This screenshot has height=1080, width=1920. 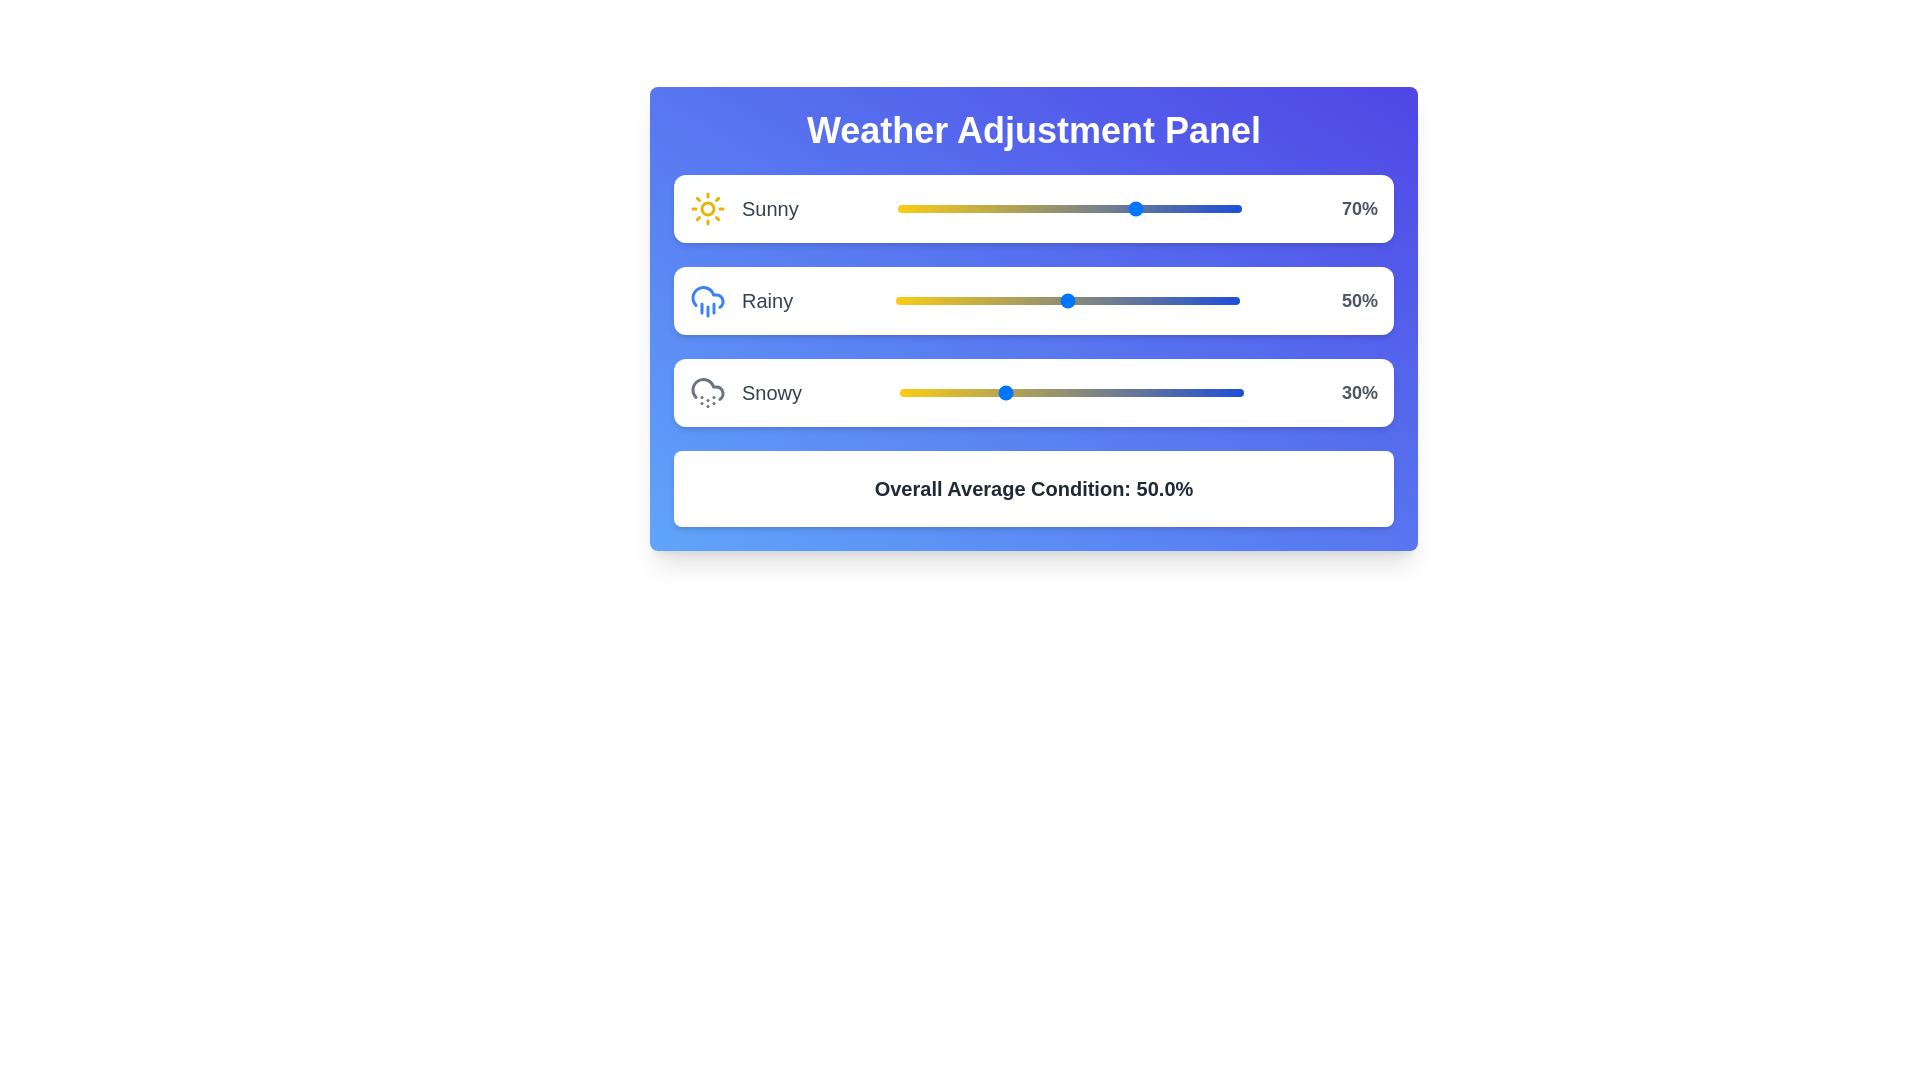 What do you see at coordinates (1225, 393) in the screenshot?
I see `the value of the slider` at bounding box center [1225, 393].